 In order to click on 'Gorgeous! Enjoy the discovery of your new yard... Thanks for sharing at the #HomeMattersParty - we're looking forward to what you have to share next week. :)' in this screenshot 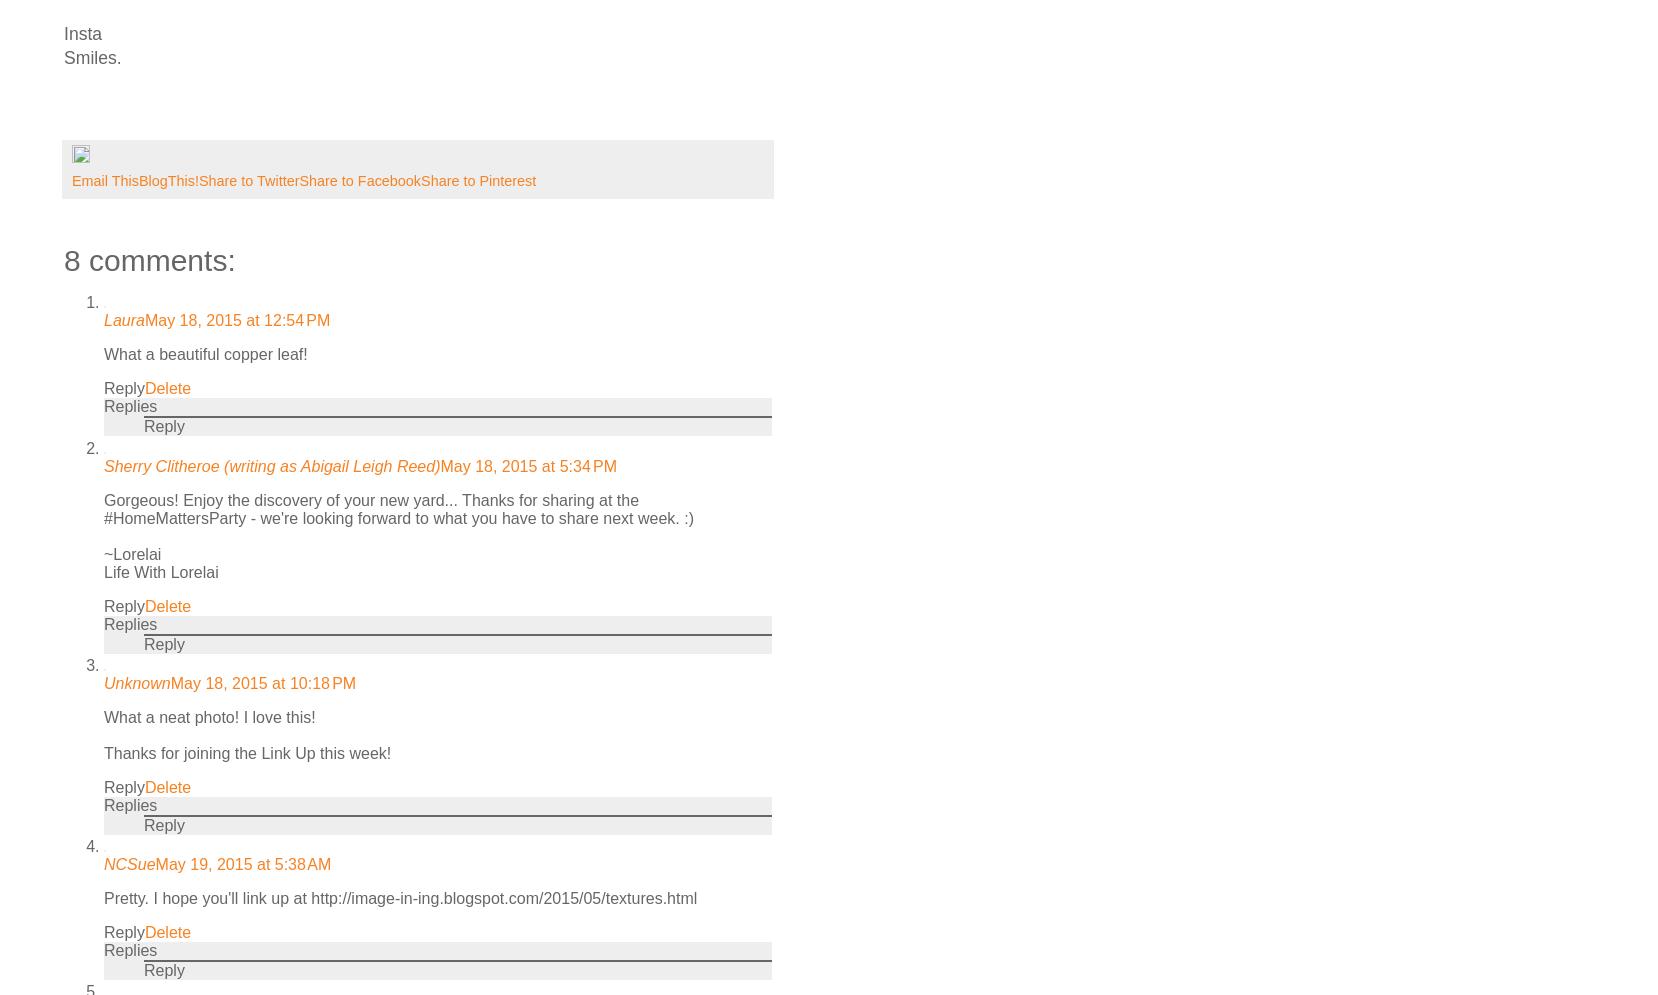, I will do `click(397, 507)`.